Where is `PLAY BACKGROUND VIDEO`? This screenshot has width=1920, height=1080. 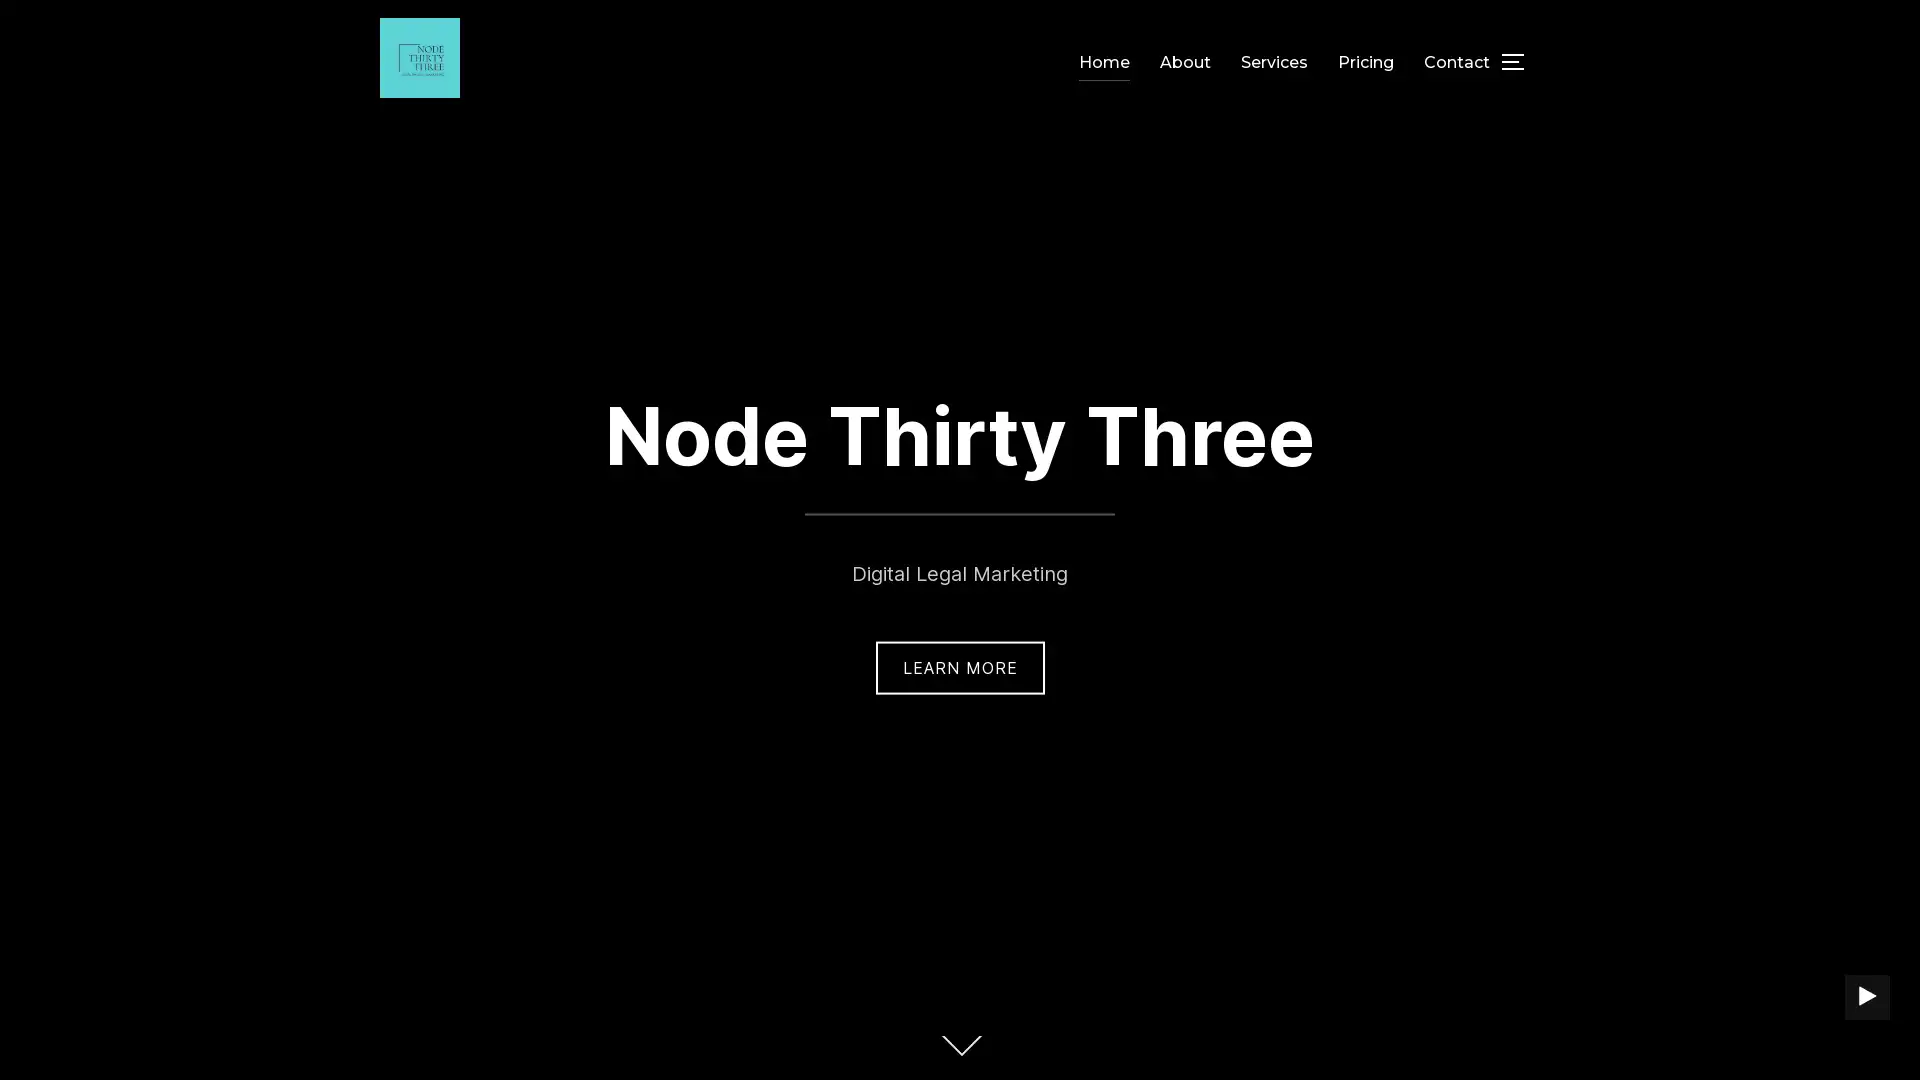 PLAY BACKGROUND VIDEO is located at coordinates (1866, 997).